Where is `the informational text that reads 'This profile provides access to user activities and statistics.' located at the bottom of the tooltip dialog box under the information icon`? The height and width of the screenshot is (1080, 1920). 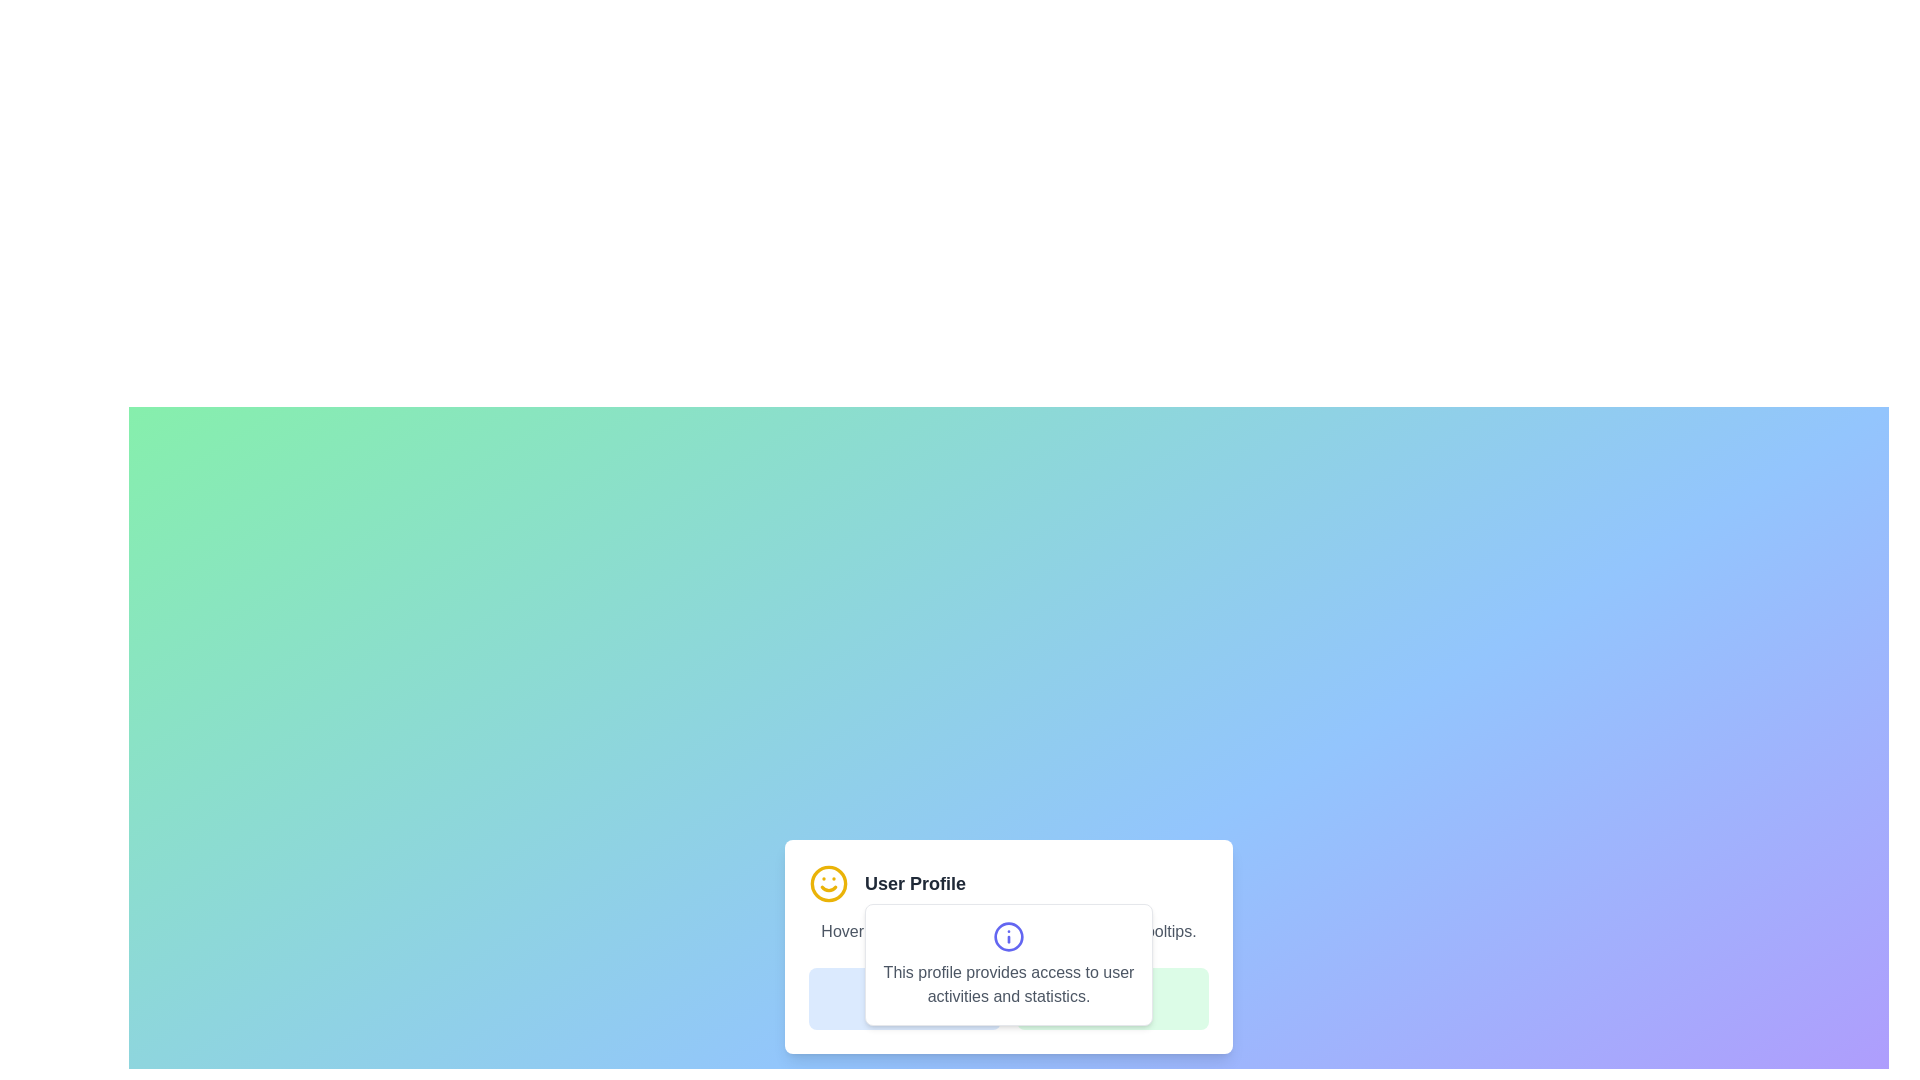
the informational text that reads 'This profile provides access to user activities and statistics.' located at the bottom of the tooltip dialog box under the information icon is located at coordinates (1008, 983).